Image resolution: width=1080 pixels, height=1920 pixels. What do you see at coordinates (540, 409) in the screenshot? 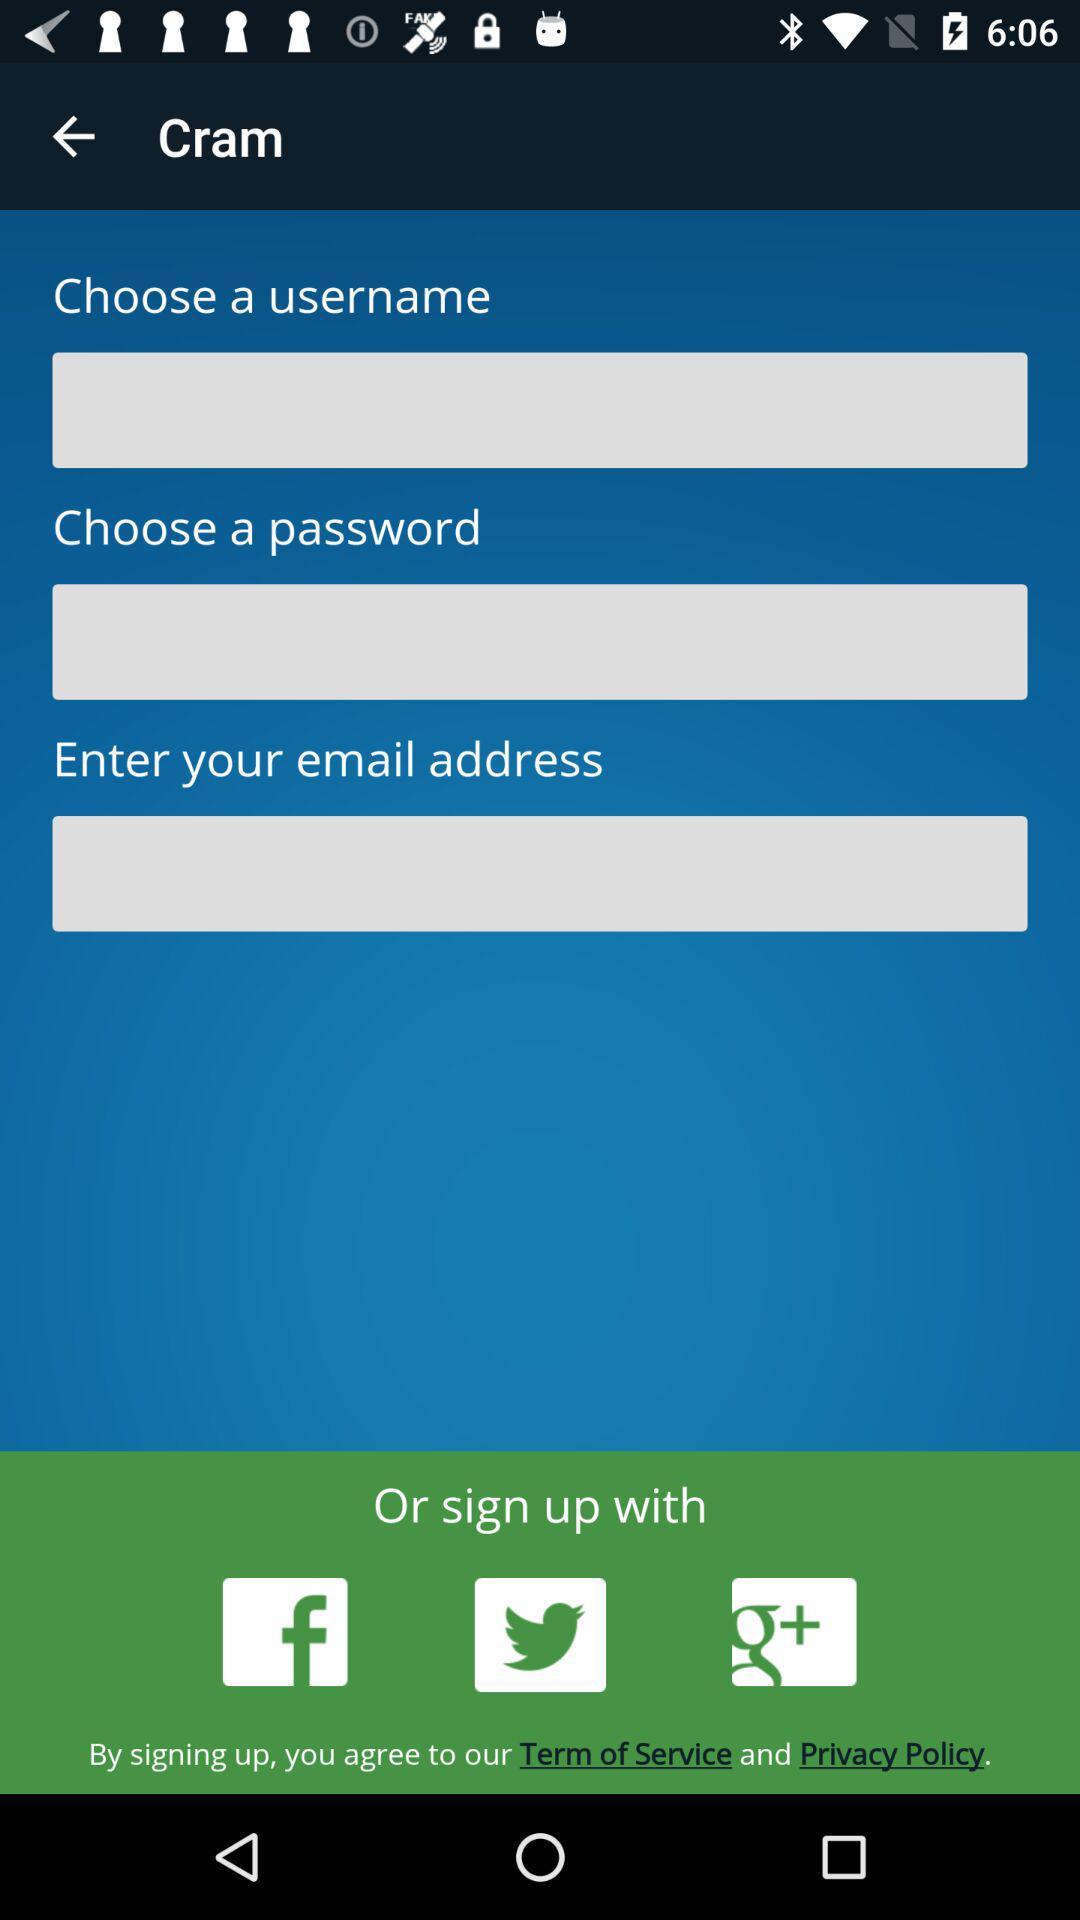
I see `name yourself` at bounding box center [540, 409].